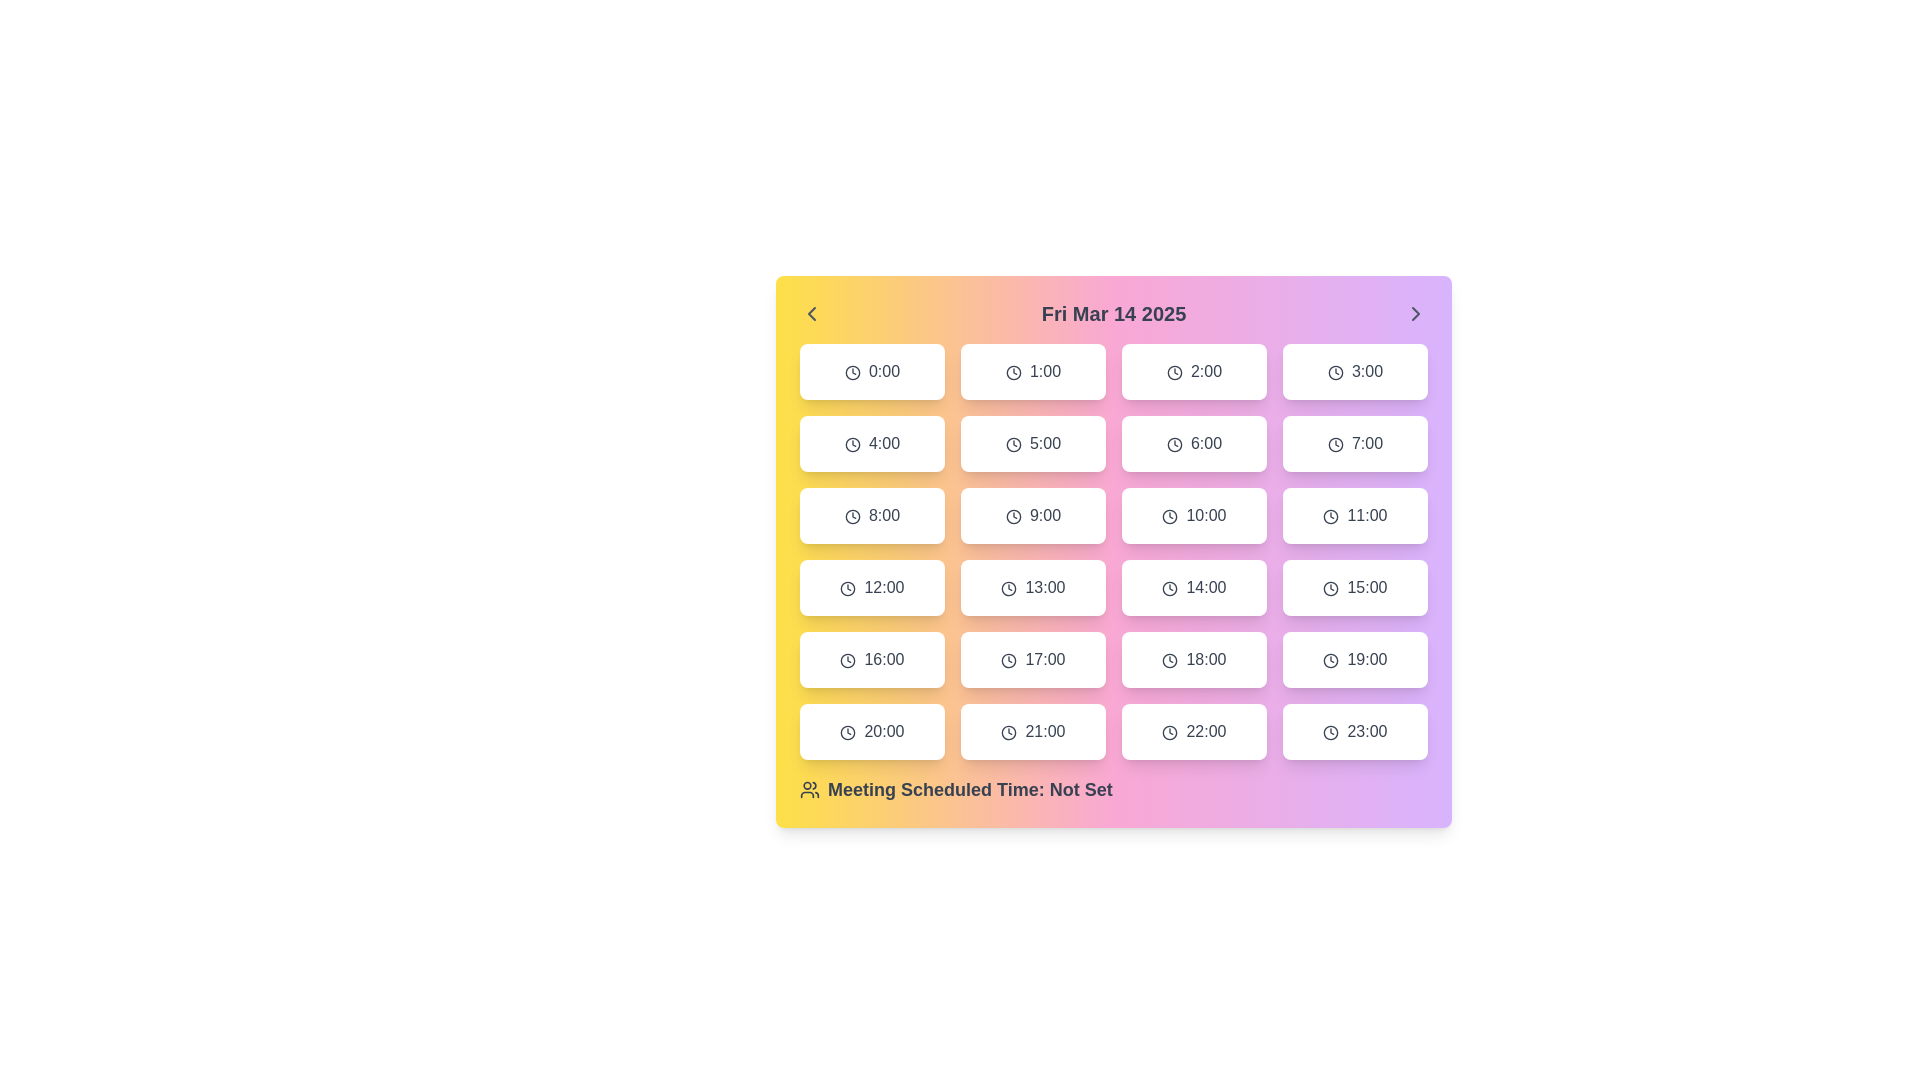 The image size is (1920, 1080). What do you see at coordinates (1174, 372) in the screenshot?
I see `the clock icon, which is styled as an outline with a circular frame and is positioned to the left of the text '2:00' within a rounded white button` at bounding box center [1174, 372].